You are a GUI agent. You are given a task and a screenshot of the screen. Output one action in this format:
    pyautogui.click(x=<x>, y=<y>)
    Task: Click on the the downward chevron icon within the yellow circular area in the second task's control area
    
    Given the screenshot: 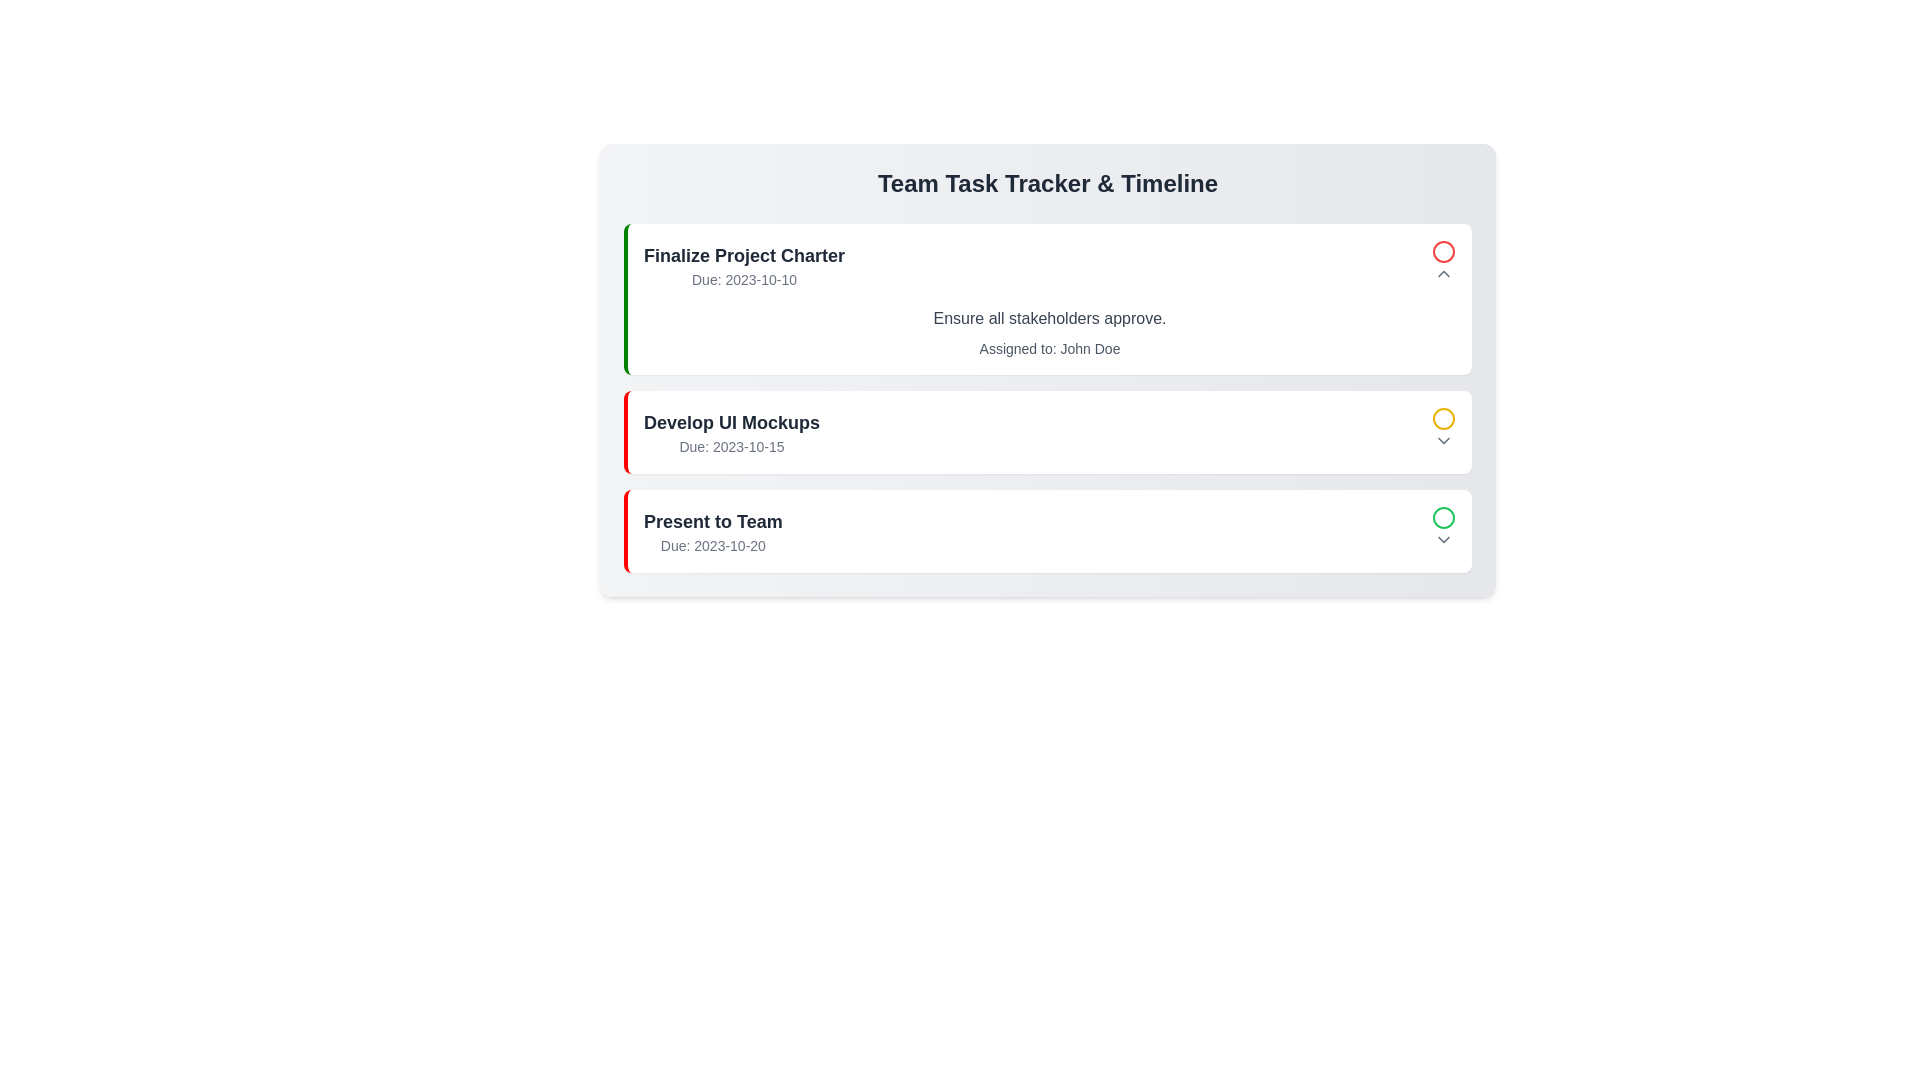 What is the action you would take?
    pyautogui.click(x=1444, y=439)
    